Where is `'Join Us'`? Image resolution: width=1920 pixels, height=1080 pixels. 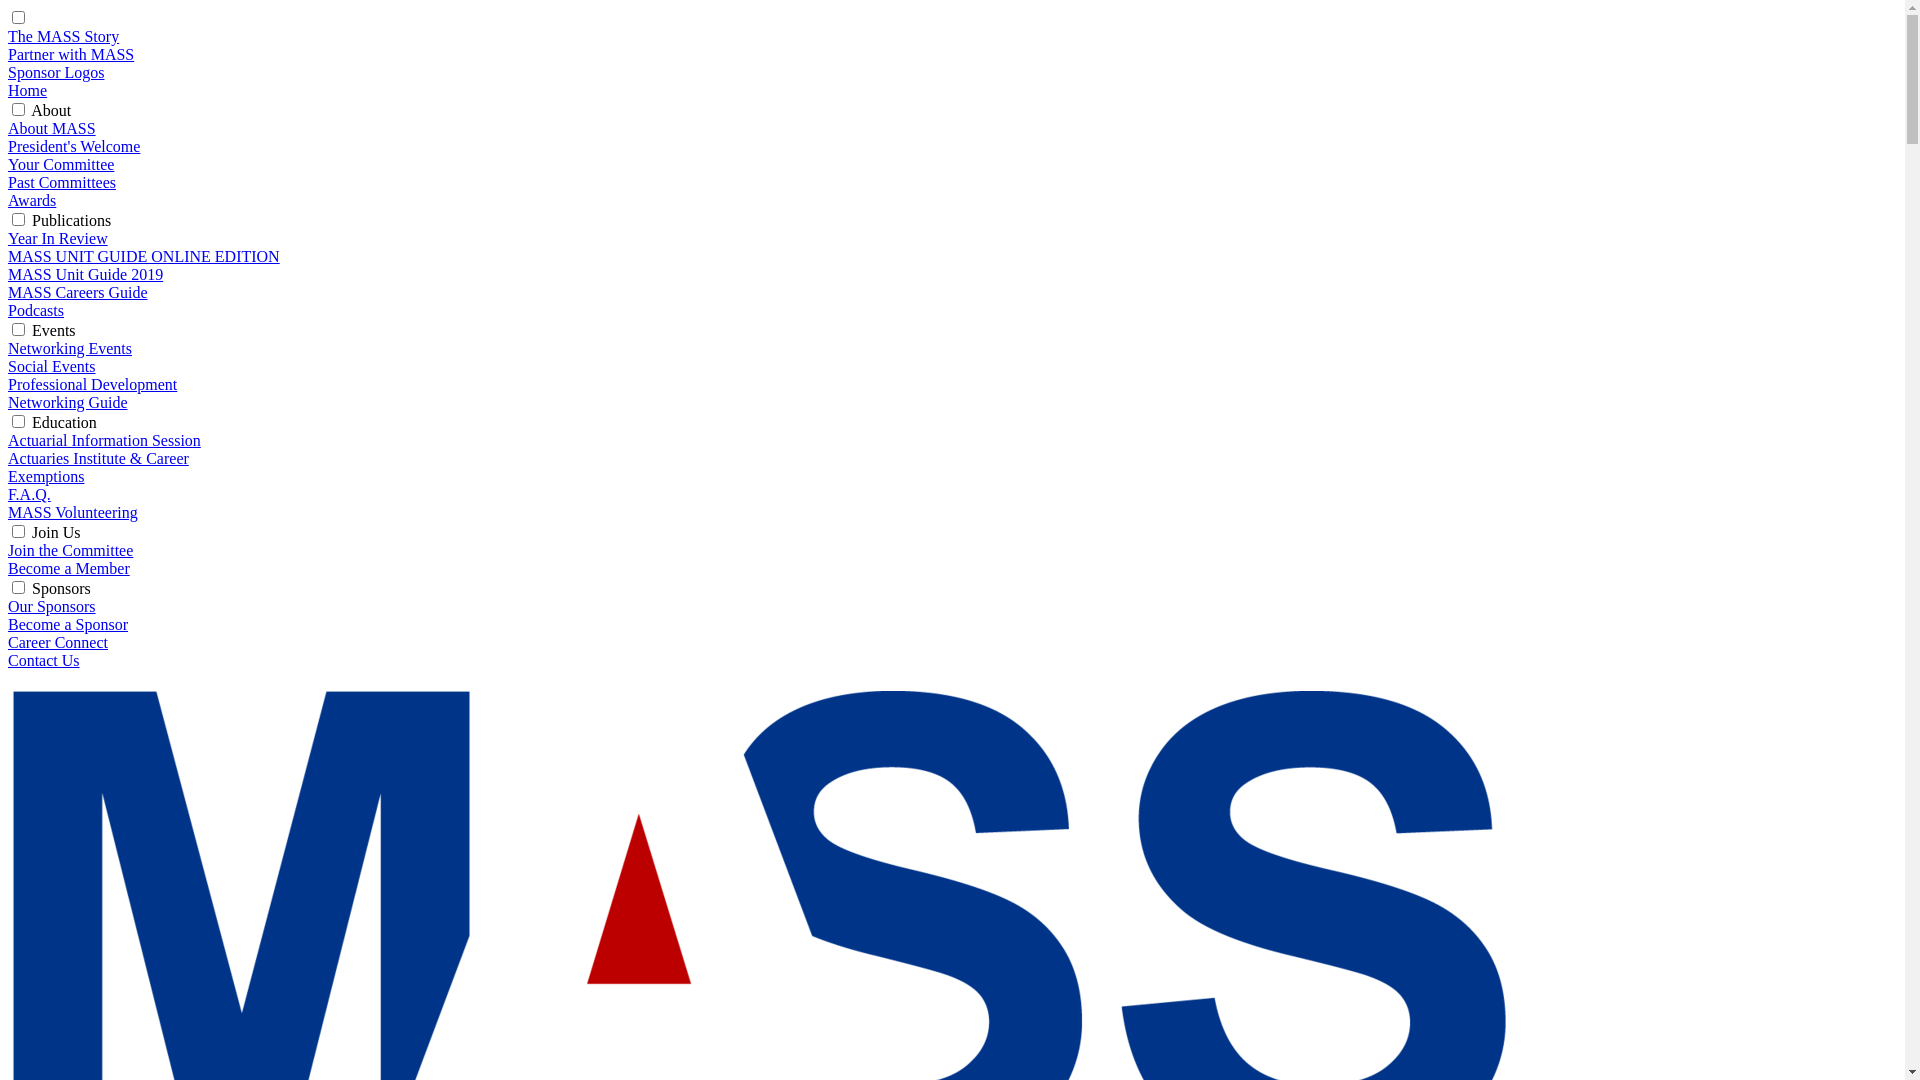
'Join Us' is located at coordinates (56, 531).